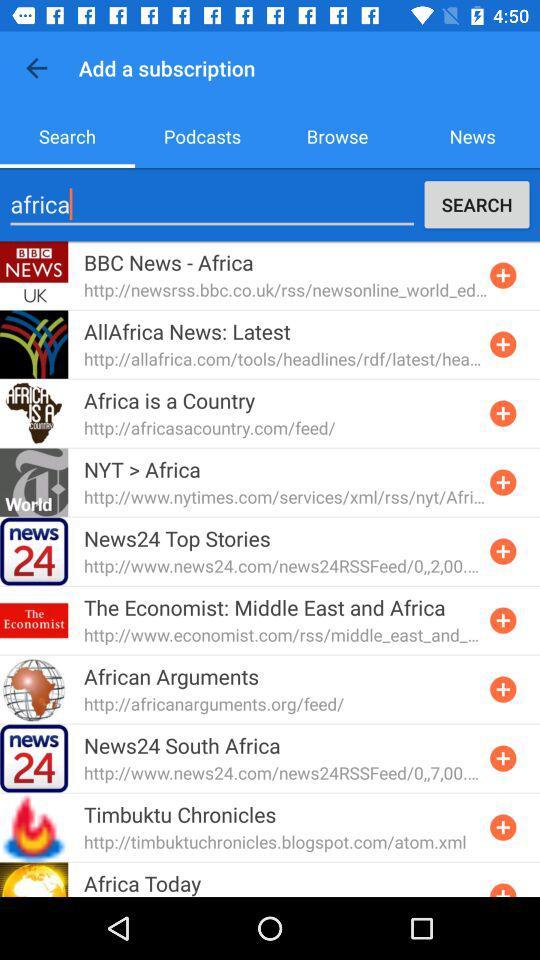  I want to click on plus button to add subscription, so click(502, 551).